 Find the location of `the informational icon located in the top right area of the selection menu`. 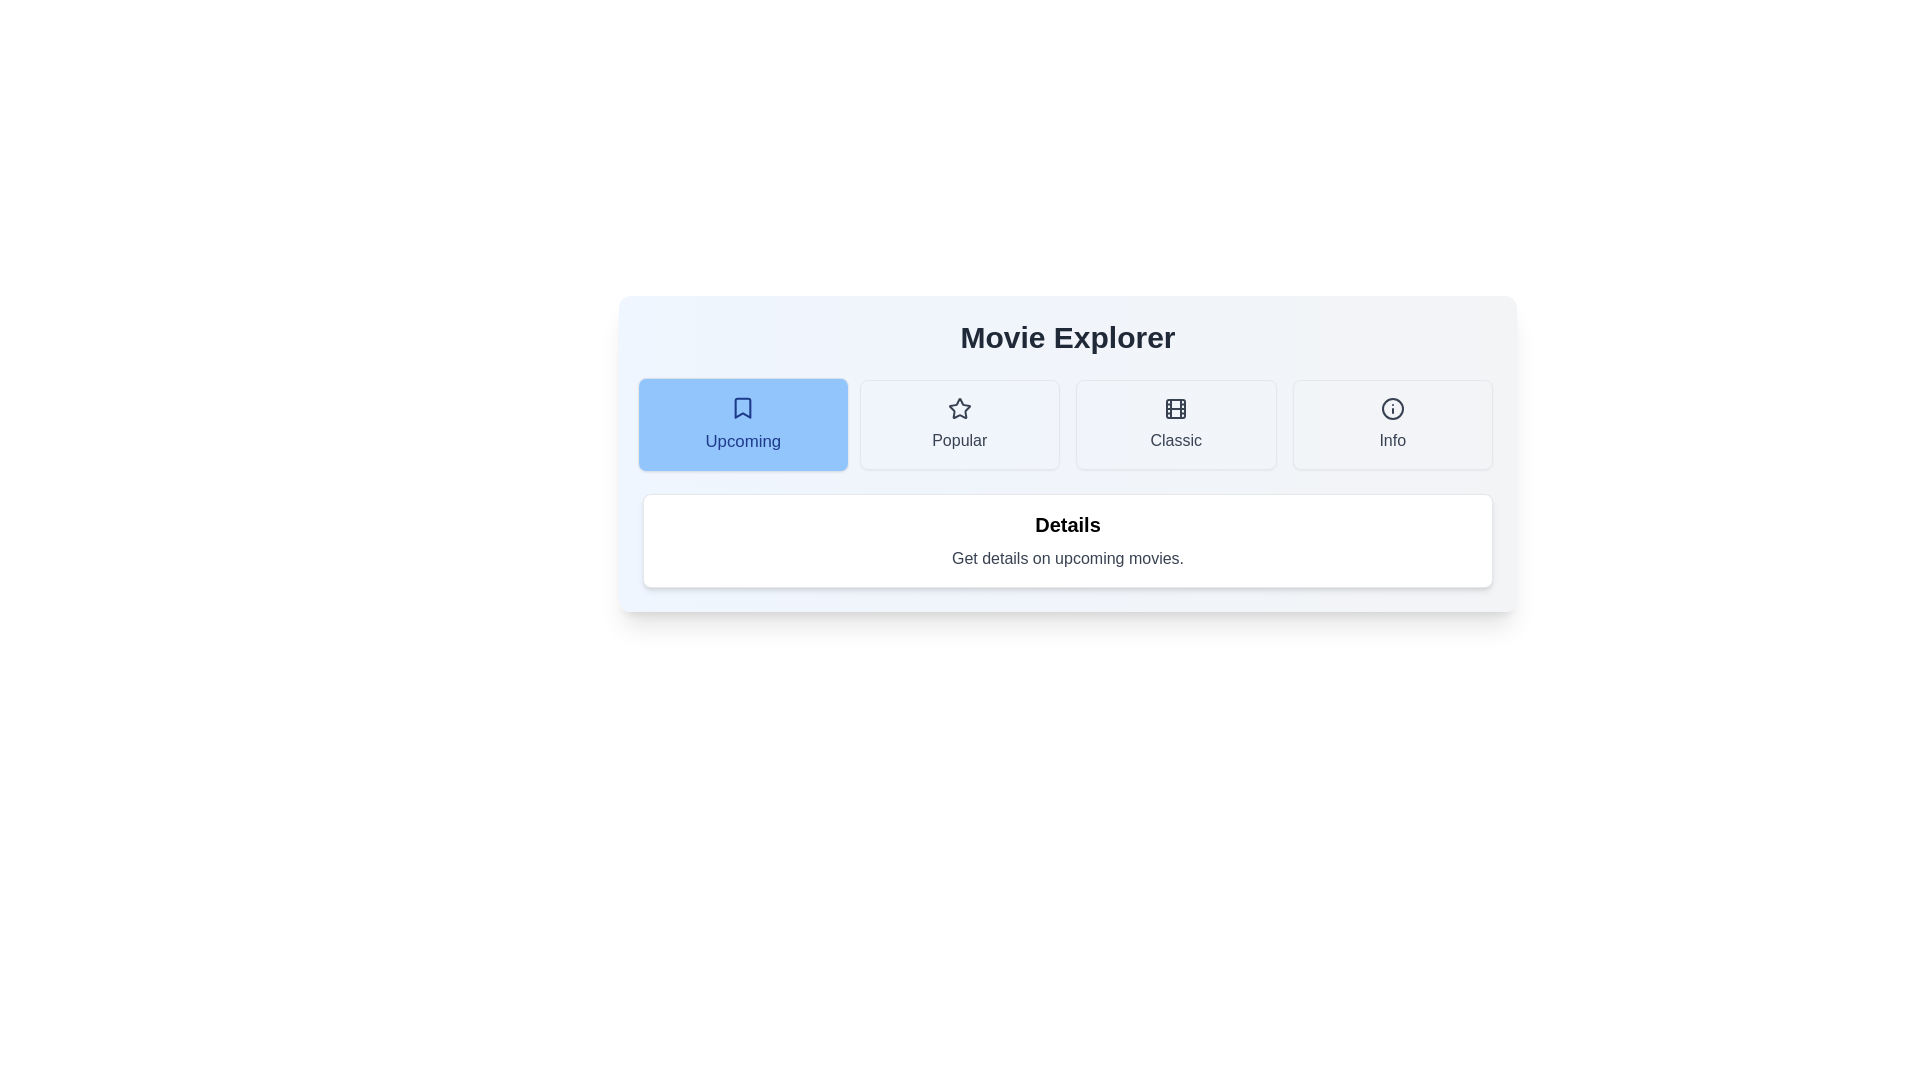

the informational icon located in the top right area of the selection menu is located at coordinates (1391, 407).